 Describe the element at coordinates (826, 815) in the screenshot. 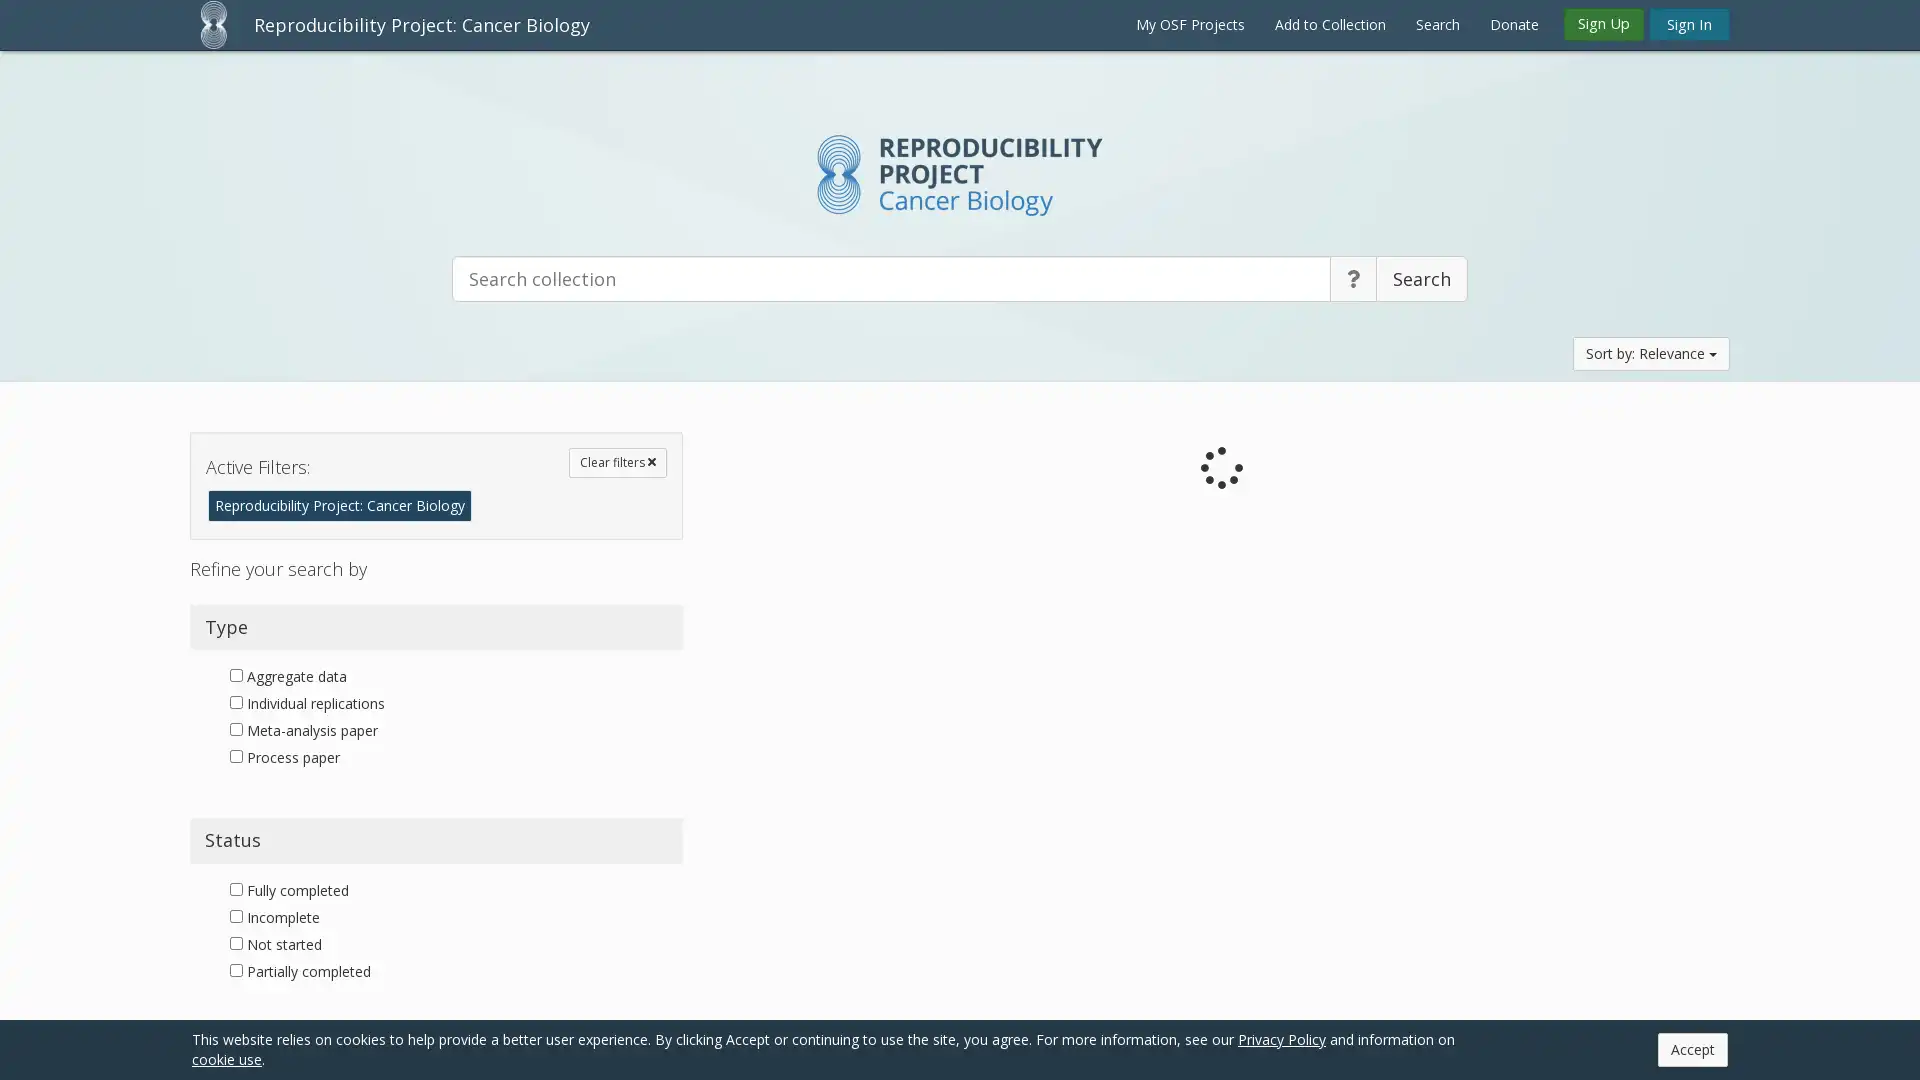

I see `Type: Individual replications` at that location.